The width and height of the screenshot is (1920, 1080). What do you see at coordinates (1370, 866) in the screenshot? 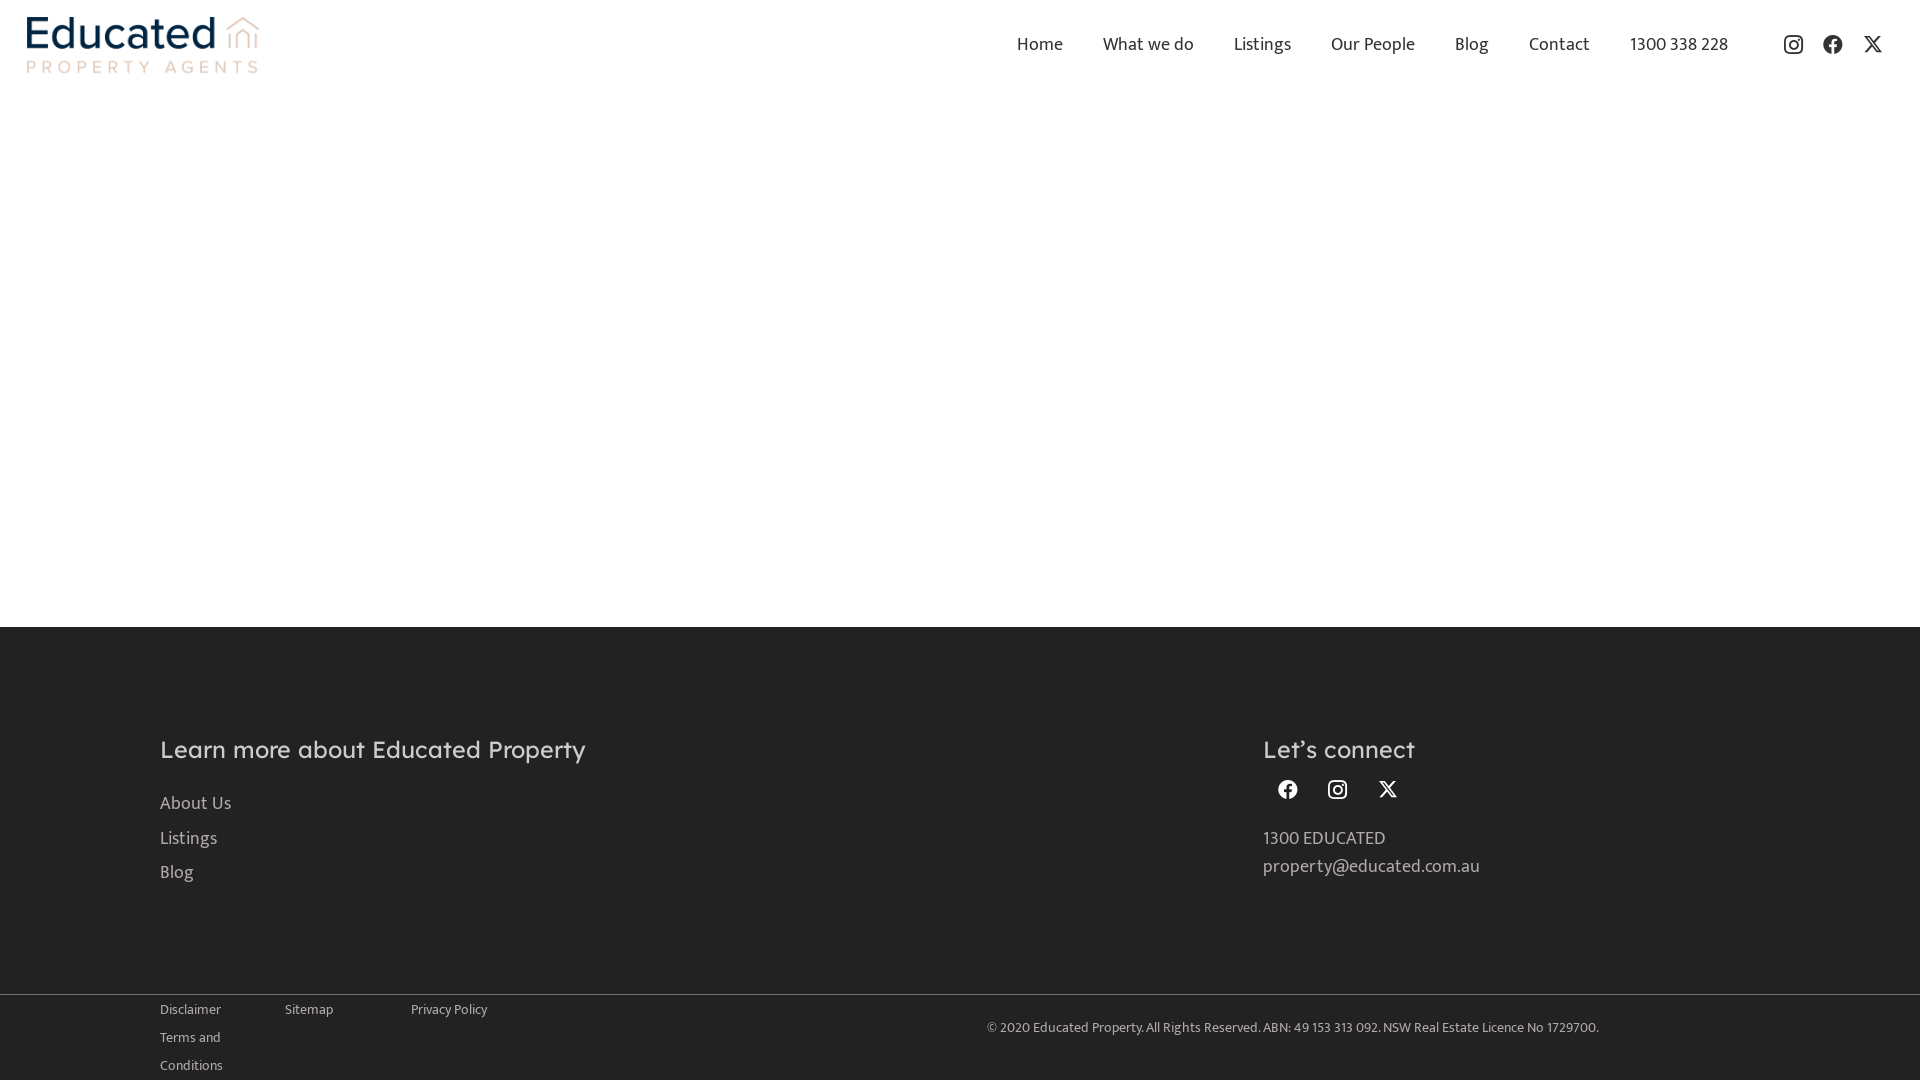
I see `'property@educated.com.au'` at bounding box center [1370, 866].